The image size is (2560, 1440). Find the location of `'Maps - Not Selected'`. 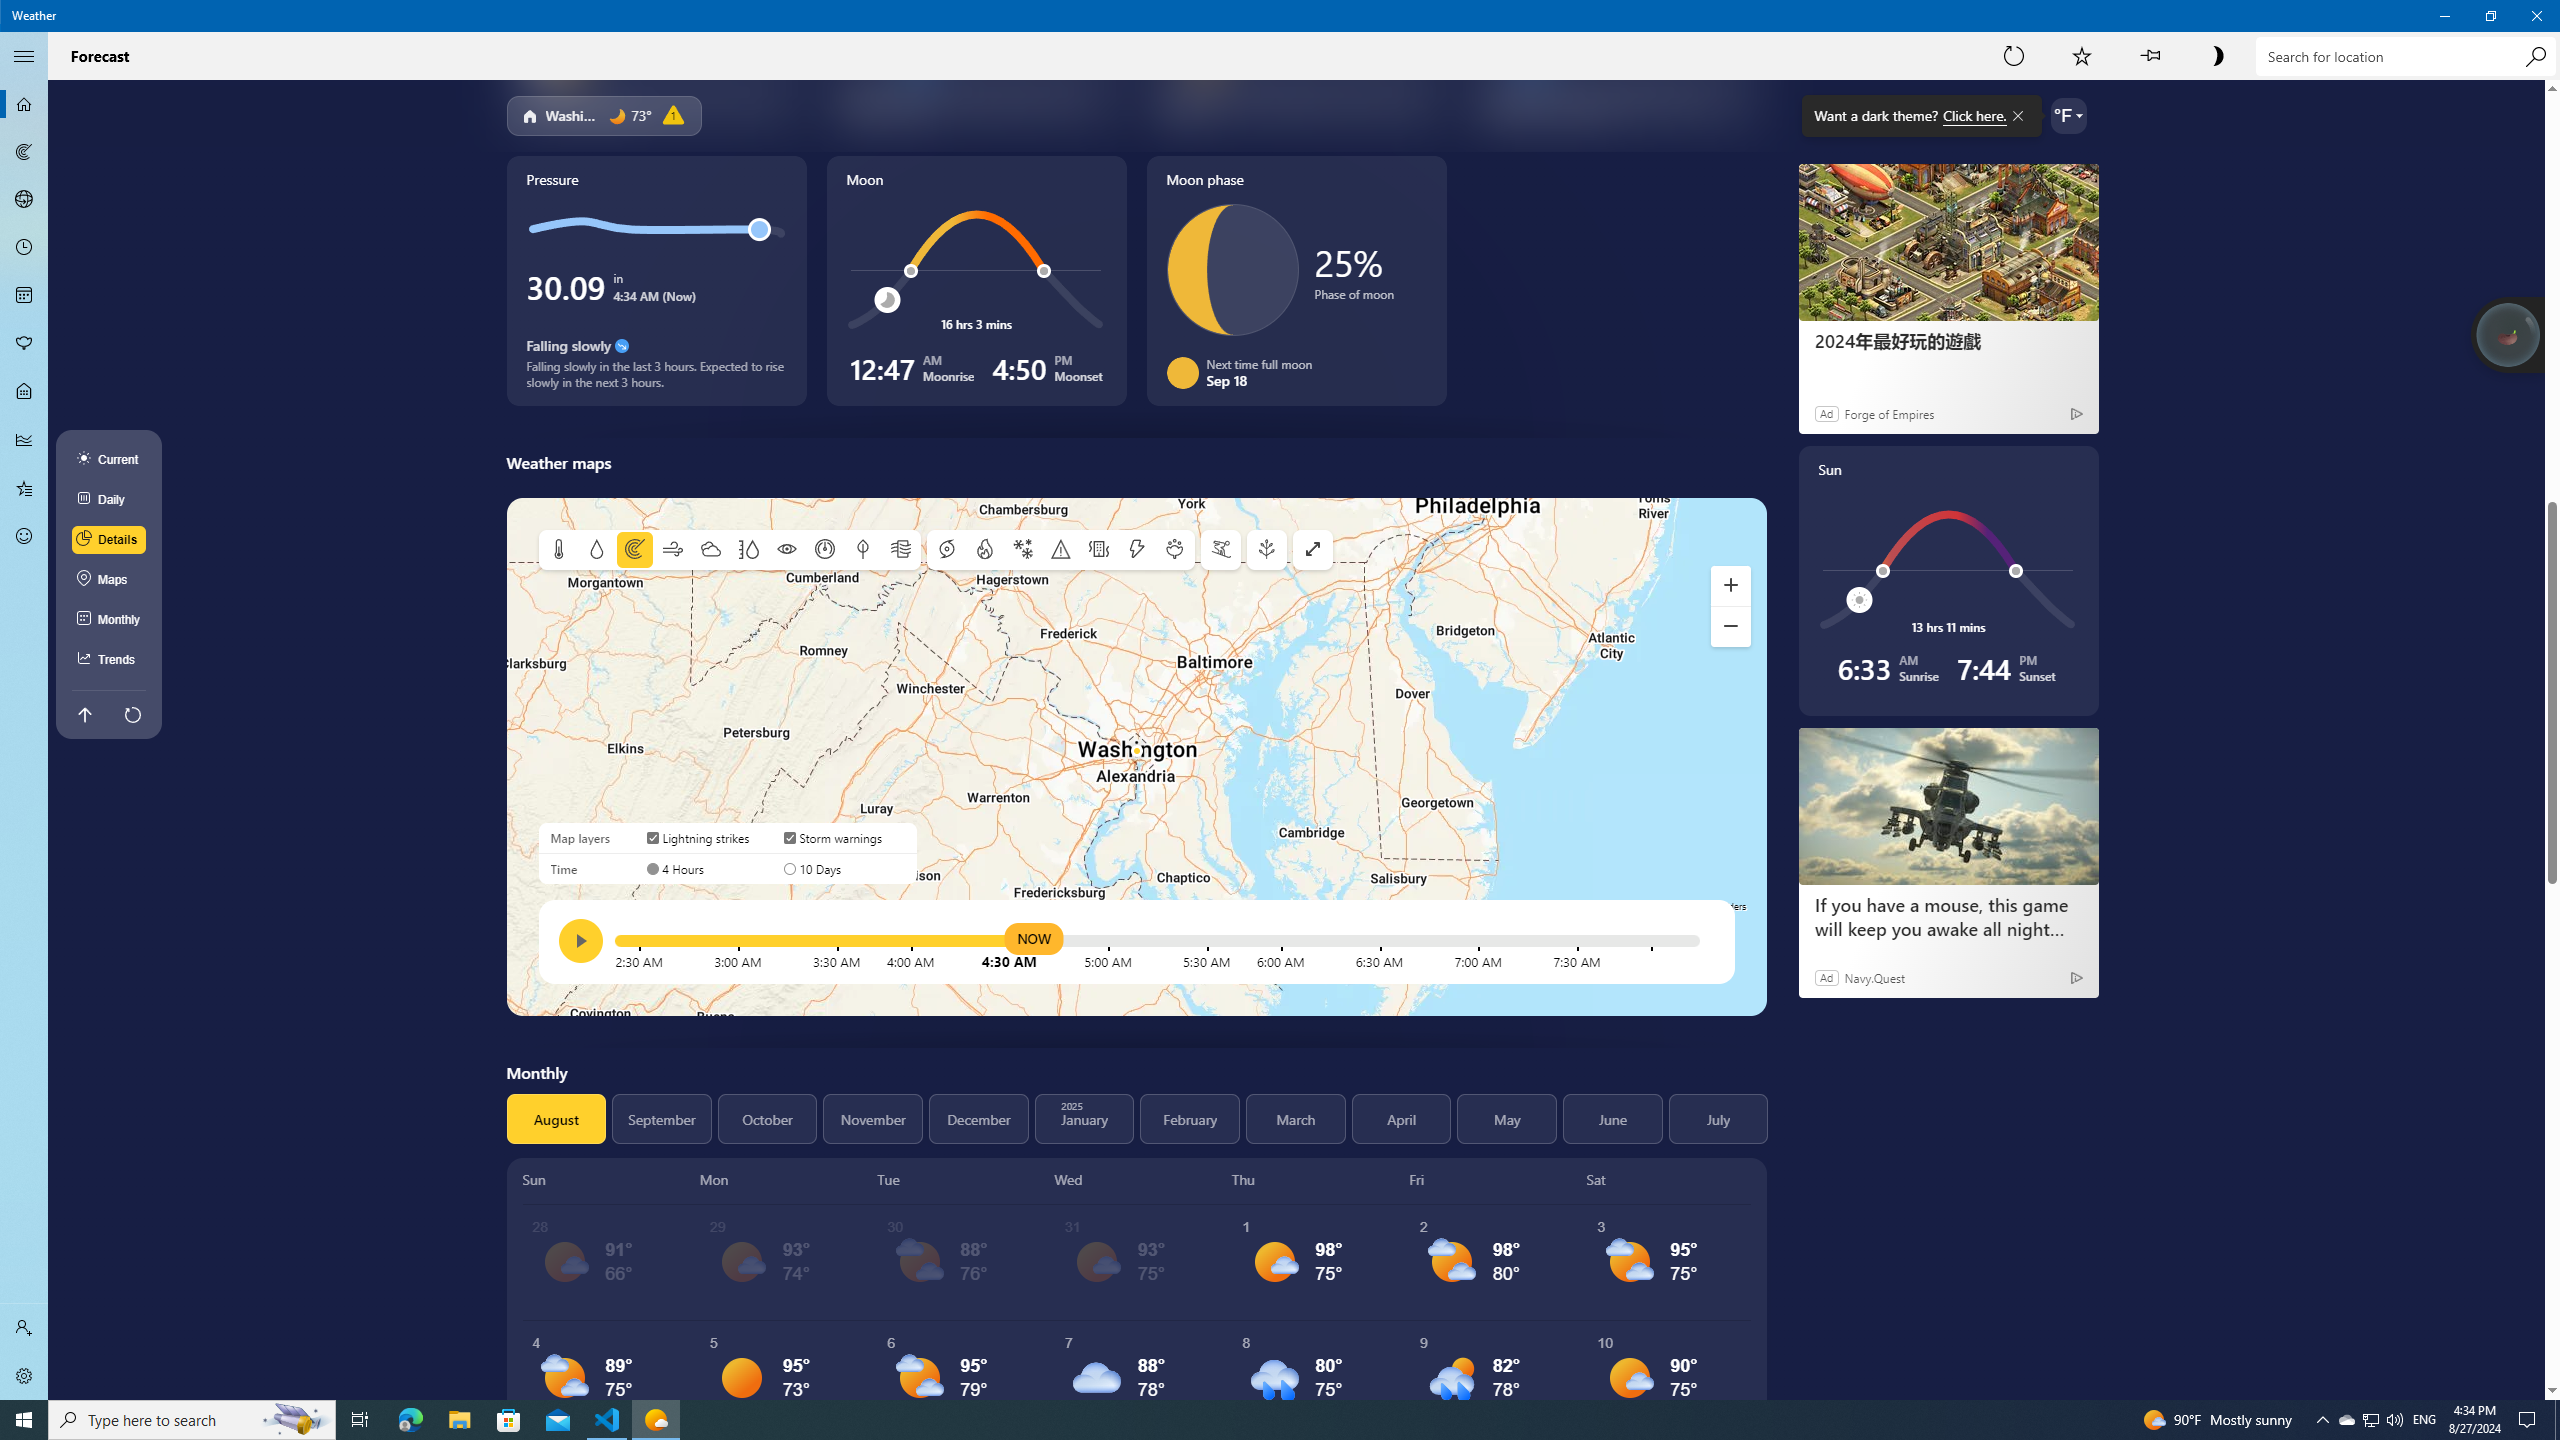

'Maps - Not Selected' is located at coordinates (24, 150).